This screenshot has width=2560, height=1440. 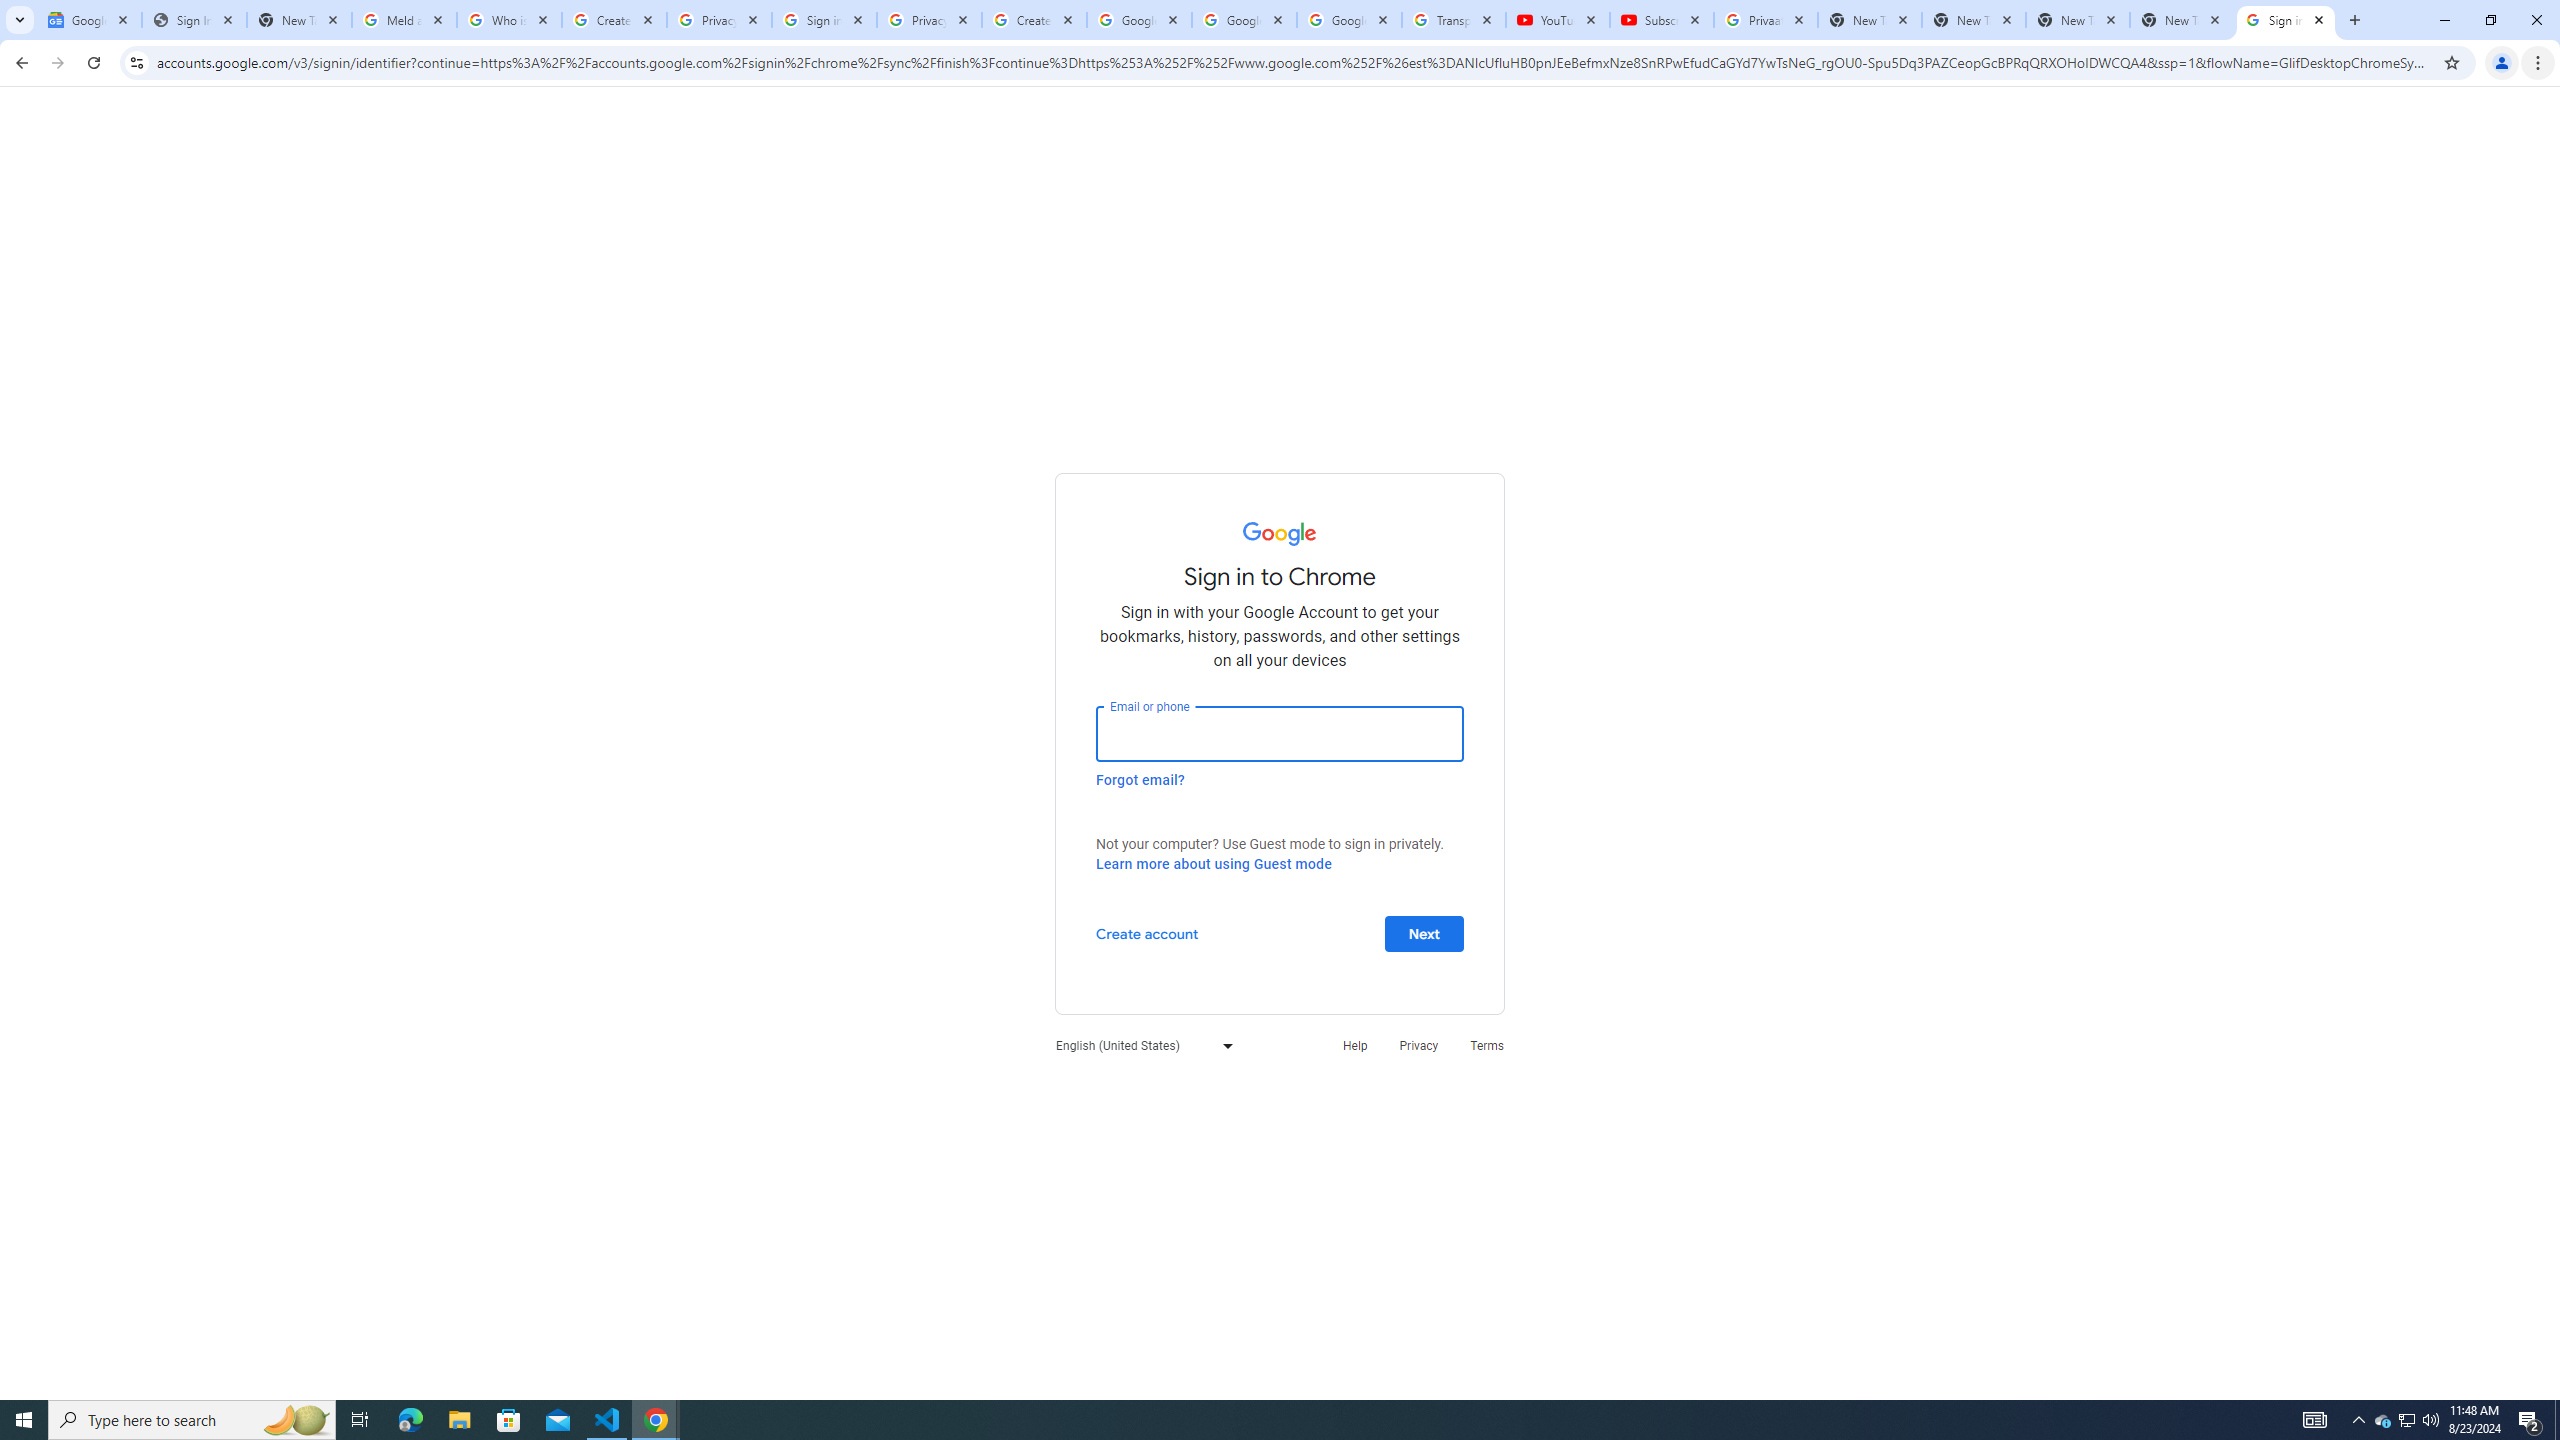 I want to click on 'English (United States)', so click(x=1138, y=1045).